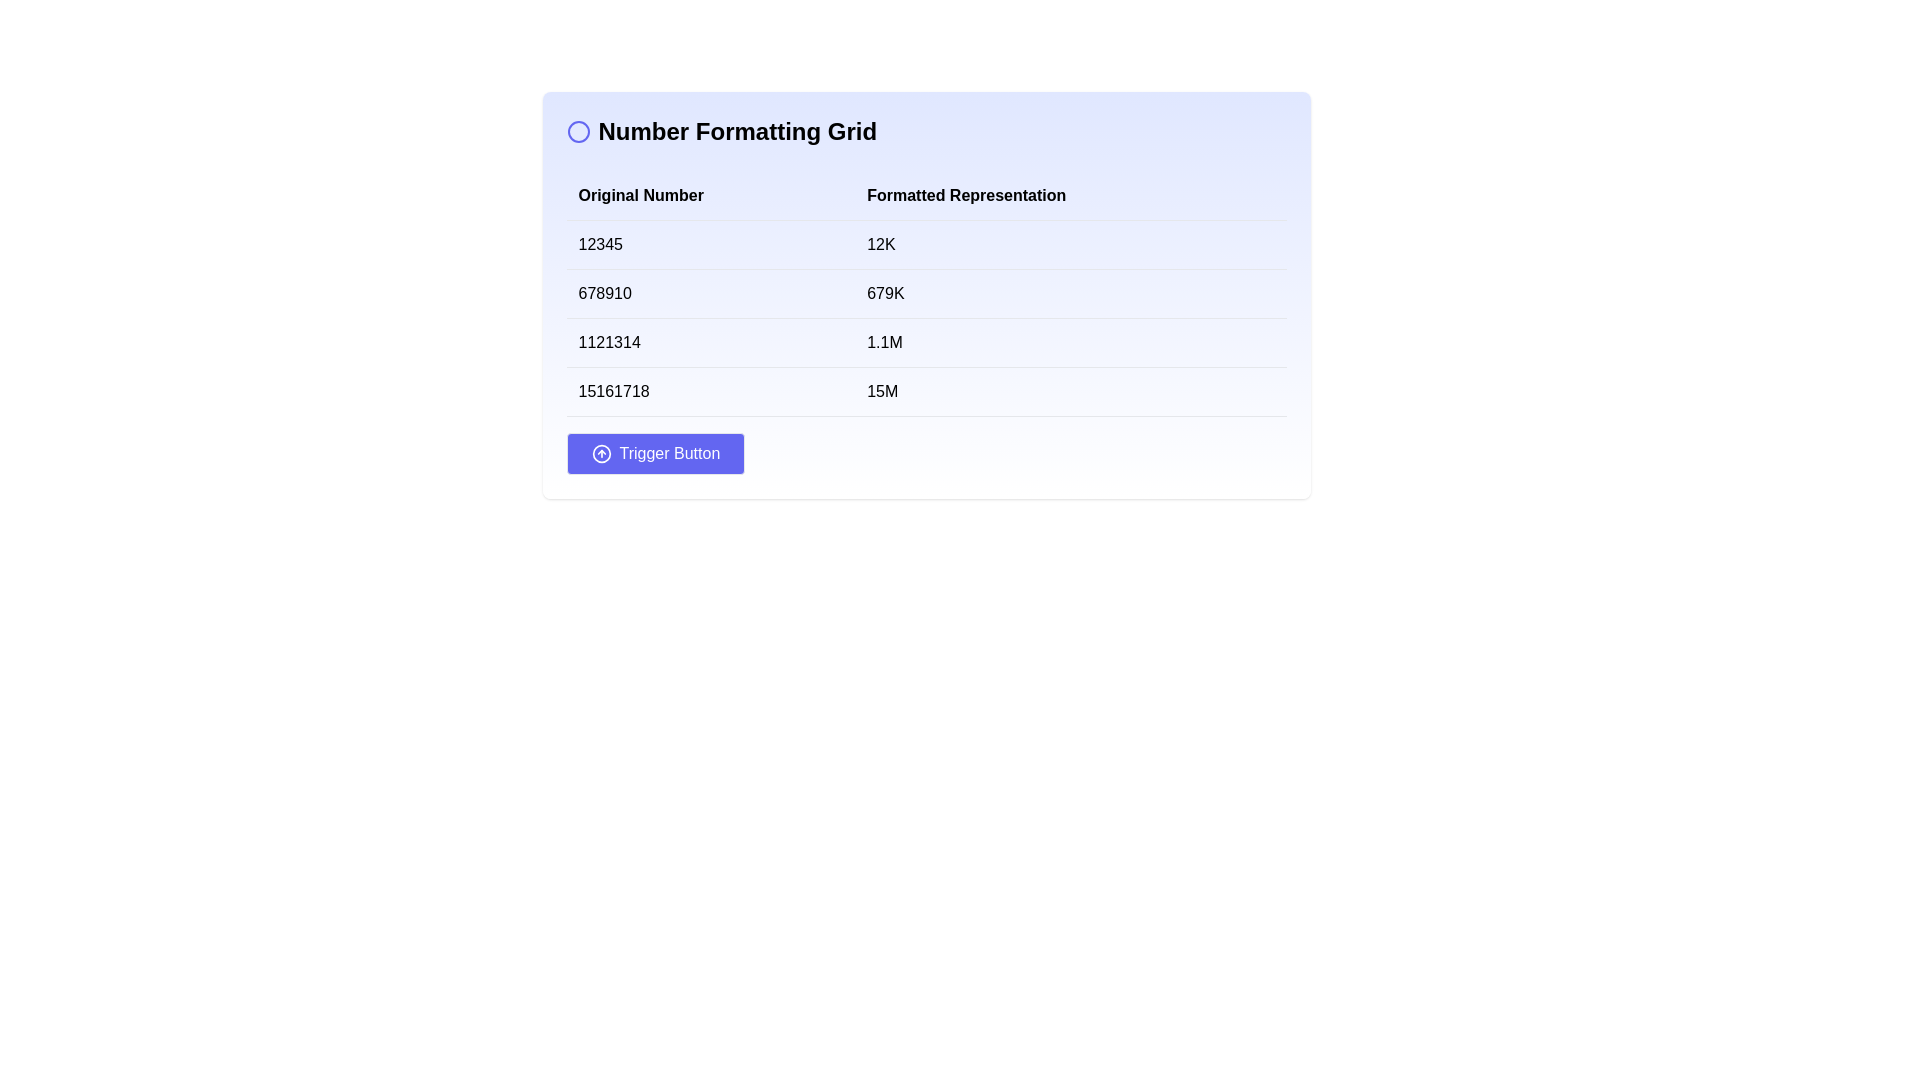  I want to click on the circular SVG graphic element with an indigo border located in the upper-left area of the 'Number Formatting Grid' card, positioned to the left of the title text, so click(577, 131).